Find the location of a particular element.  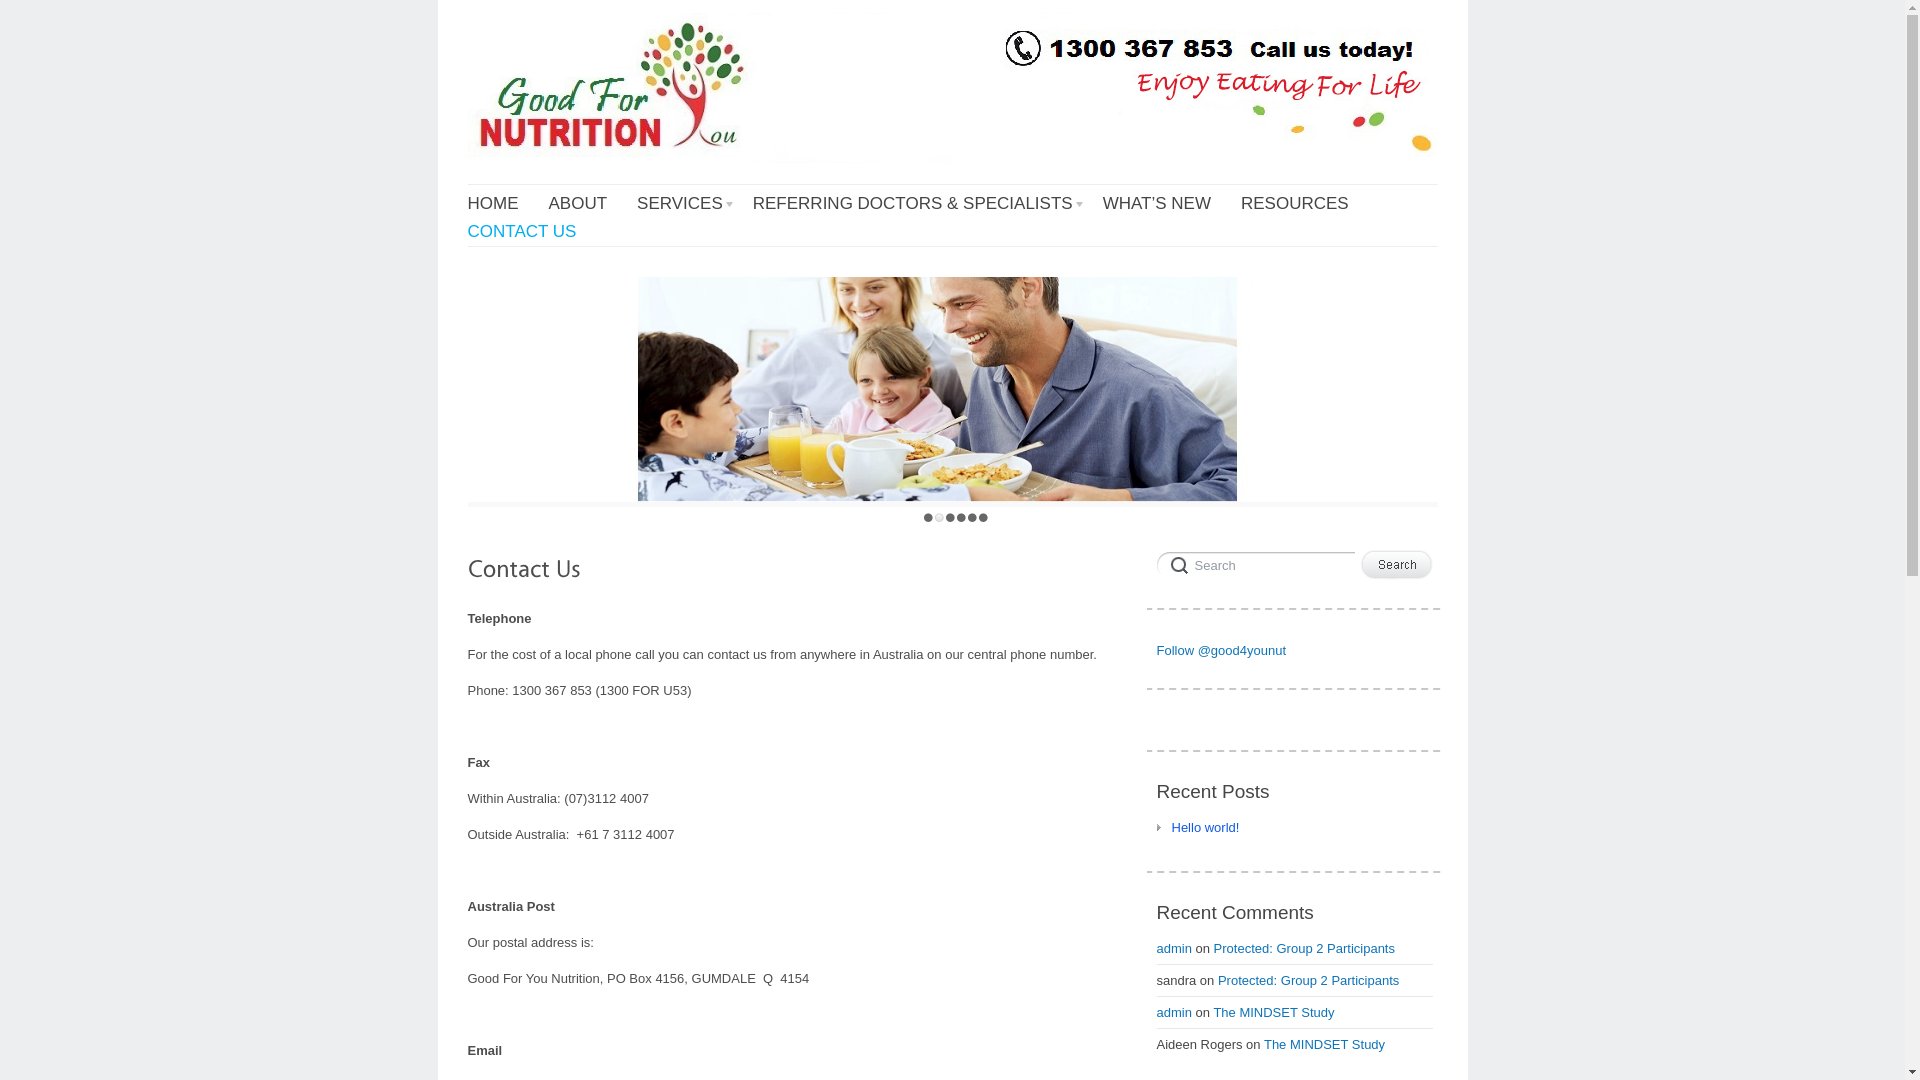

'2' is located at coordinates (934, 516).